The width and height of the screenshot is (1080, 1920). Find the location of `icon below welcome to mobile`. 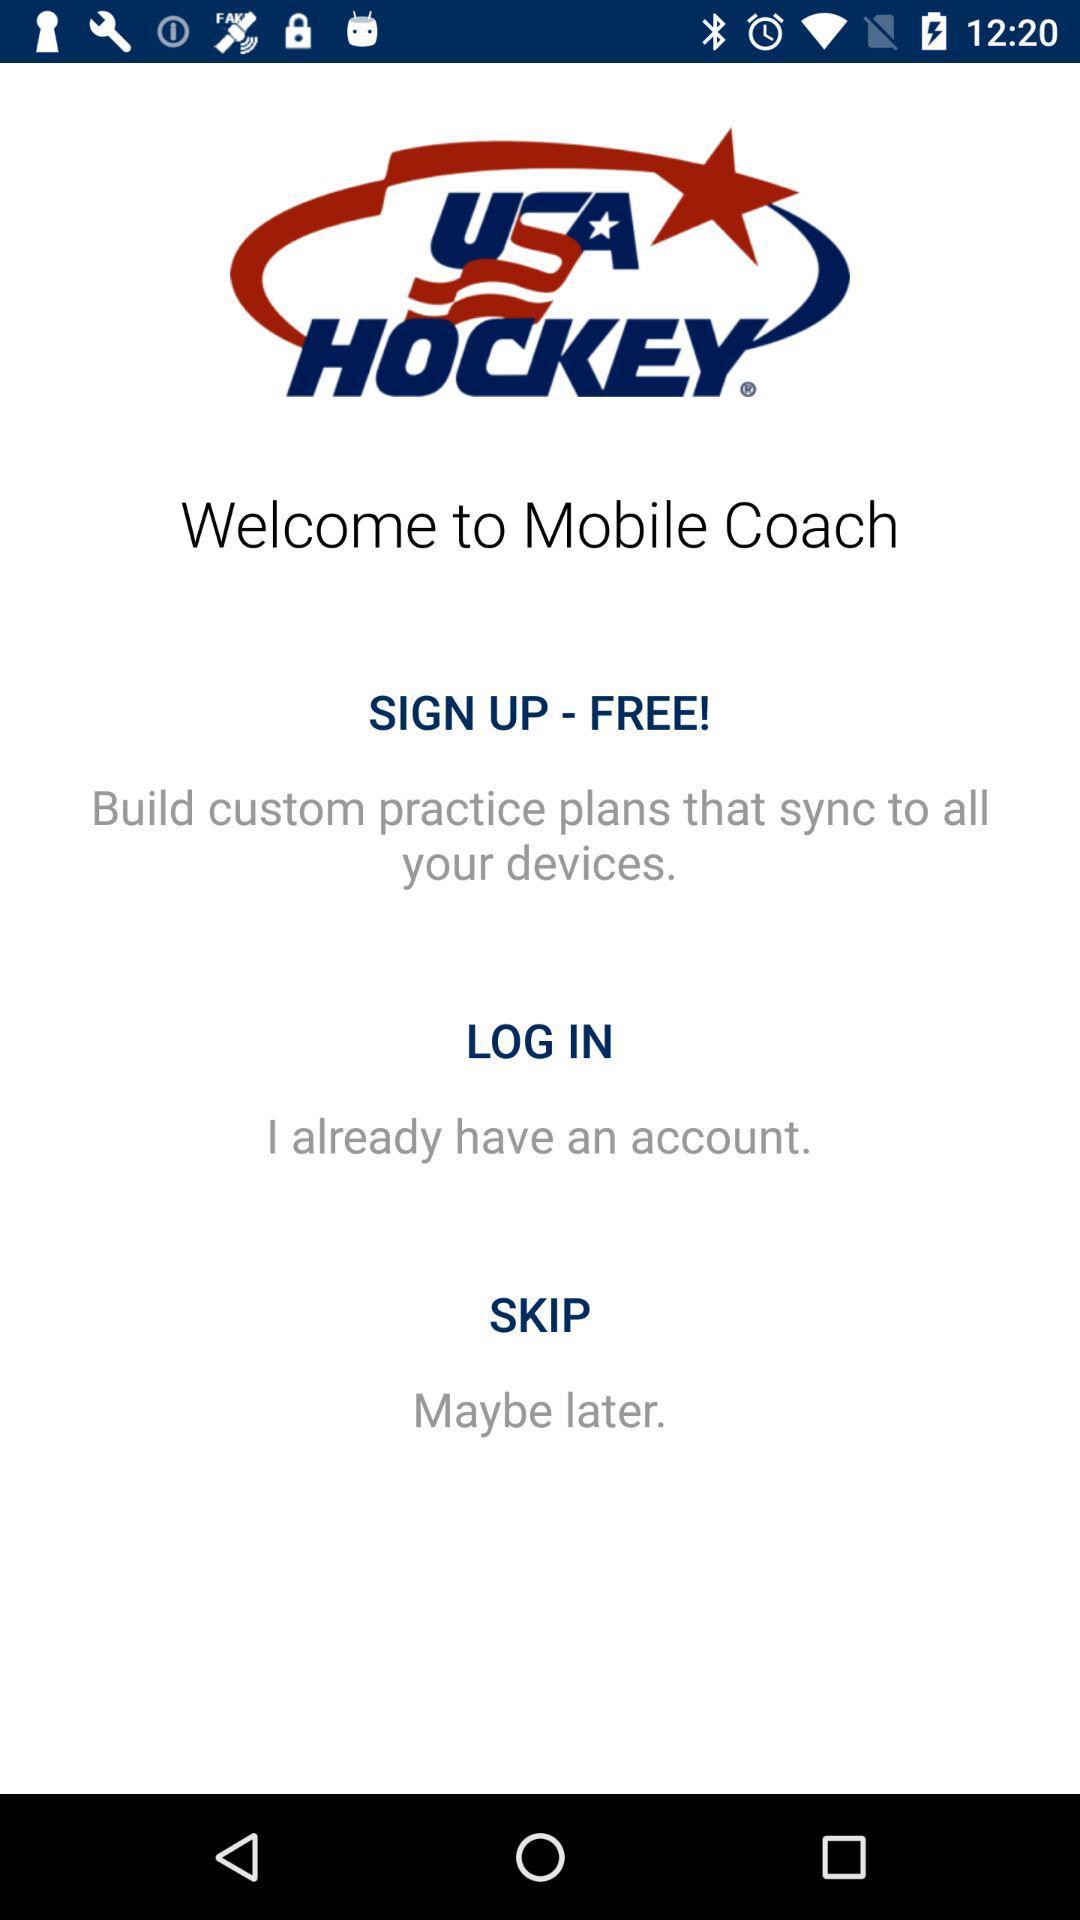

icon below welcome to mobile is located at coordinates (538, 711).